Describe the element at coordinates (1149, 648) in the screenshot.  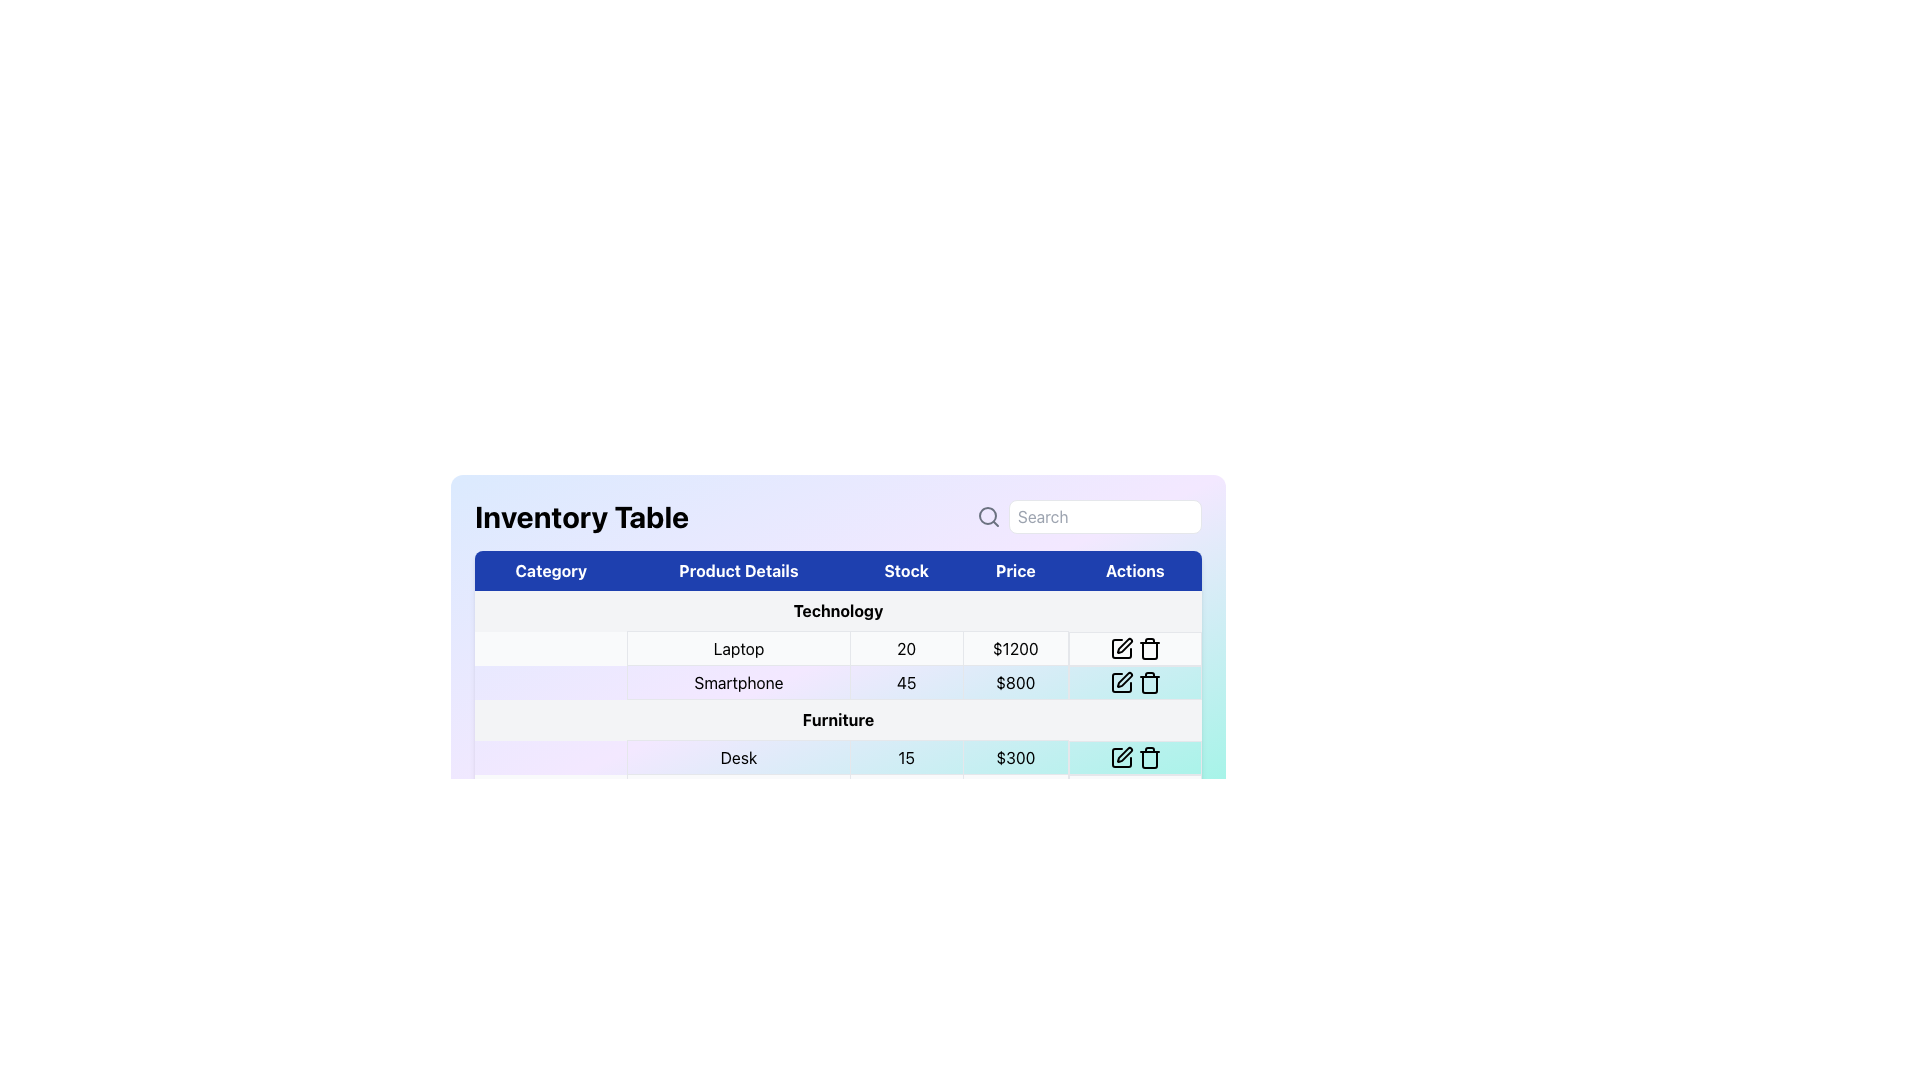
I see `the delete button in the 'Actions' column associated with the 'Laptop' product` at that location.